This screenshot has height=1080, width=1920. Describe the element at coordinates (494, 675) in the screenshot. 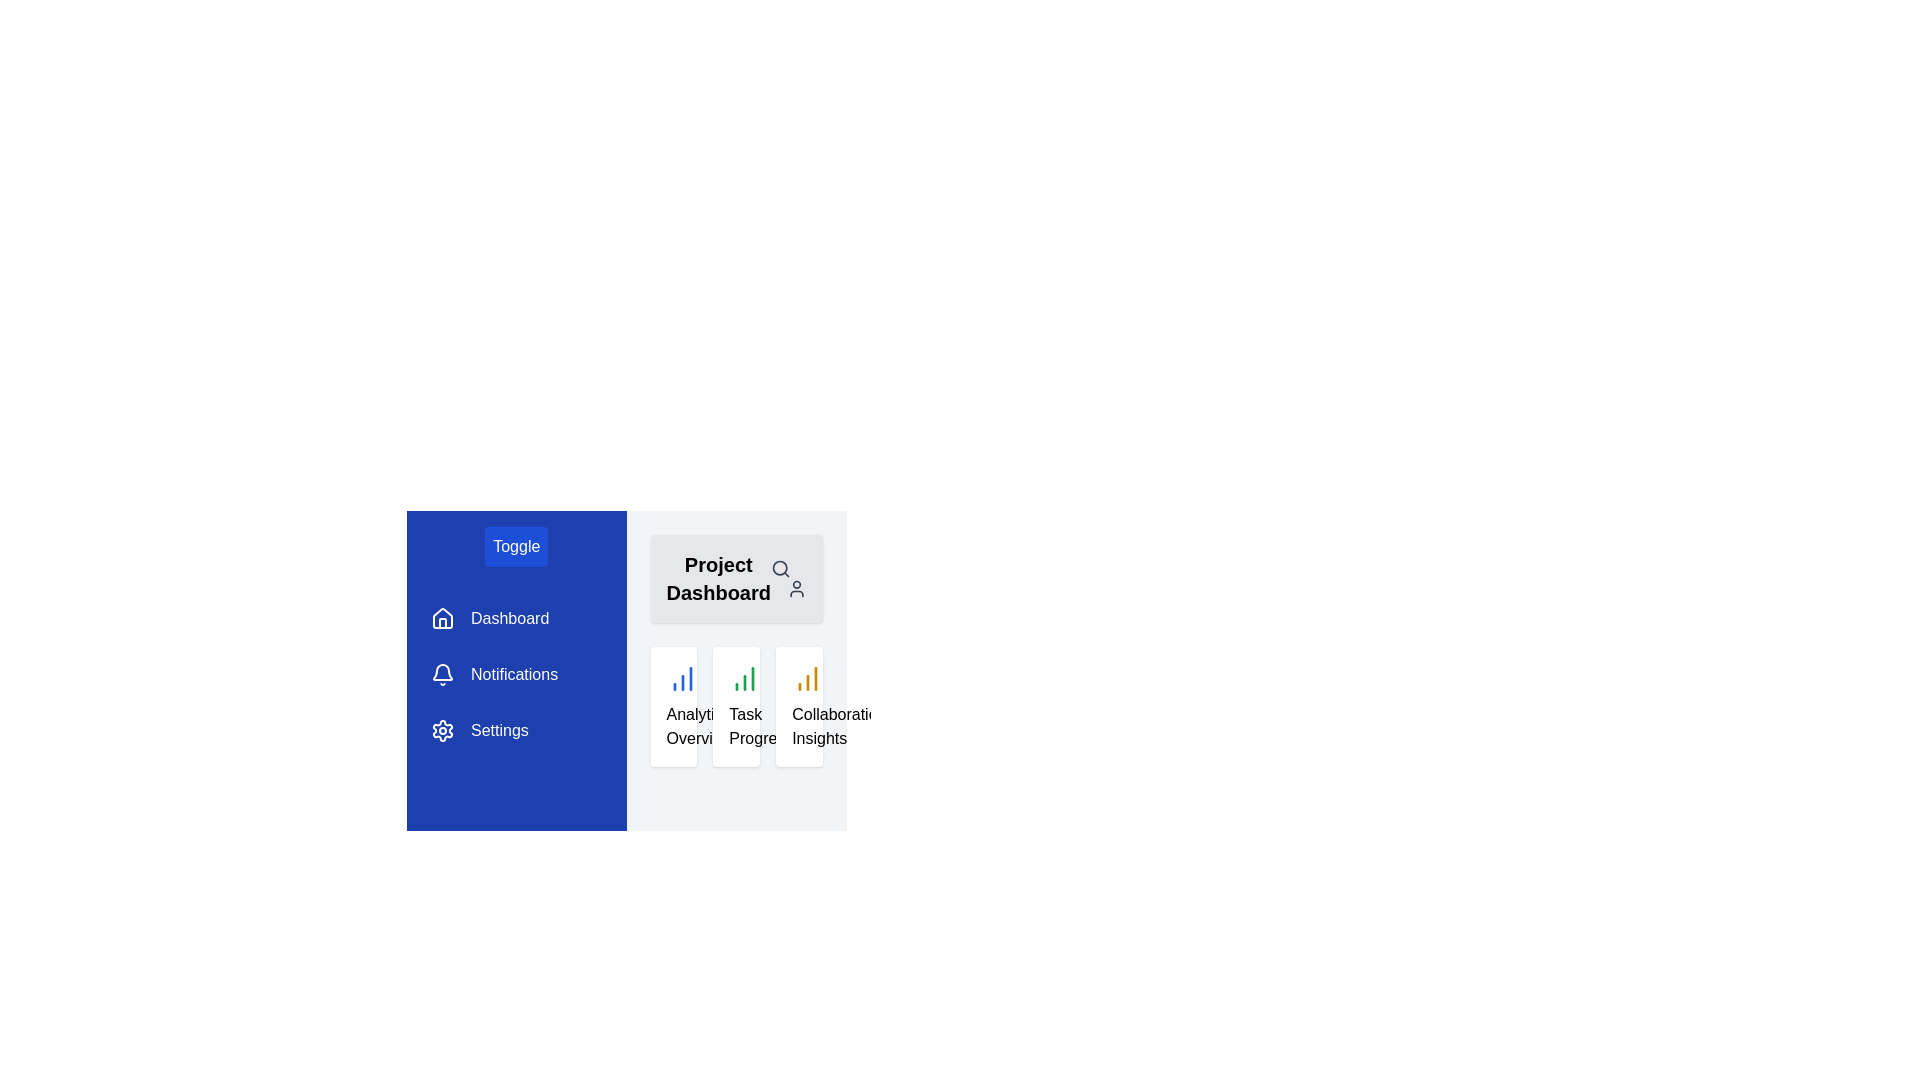

I see `the 'Notifications' menu option, which displays a bell icon and the text in white on a blue background, positioned between 'Dashboard' and 'Settings'` at that location.